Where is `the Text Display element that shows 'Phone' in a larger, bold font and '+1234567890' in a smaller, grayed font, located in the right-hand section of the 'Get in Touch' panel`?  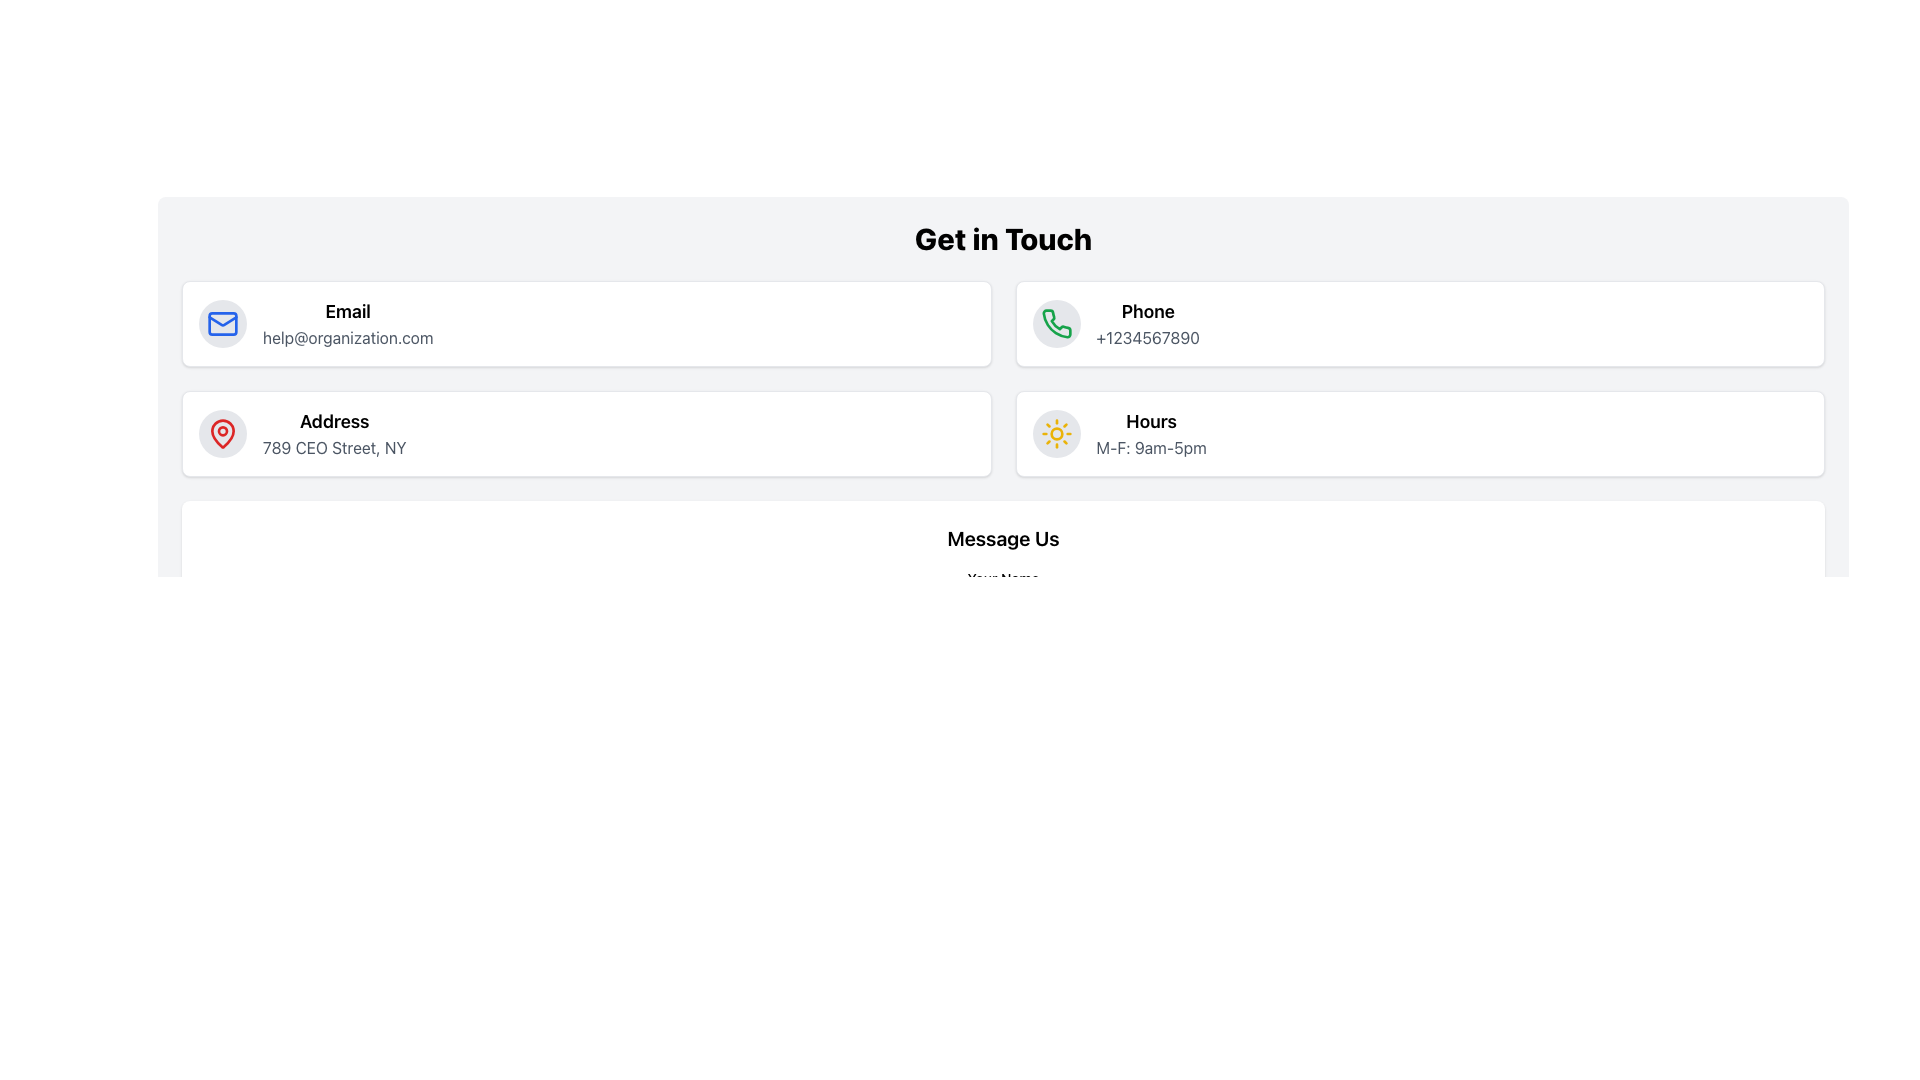
the Text Display element that shows 'Phone' in a larger, bold font and '+1234567890' in a smaller, grayed font, located in the right-hand section of the 'Get in Touch' panel is located at coordinates (1148, 323).